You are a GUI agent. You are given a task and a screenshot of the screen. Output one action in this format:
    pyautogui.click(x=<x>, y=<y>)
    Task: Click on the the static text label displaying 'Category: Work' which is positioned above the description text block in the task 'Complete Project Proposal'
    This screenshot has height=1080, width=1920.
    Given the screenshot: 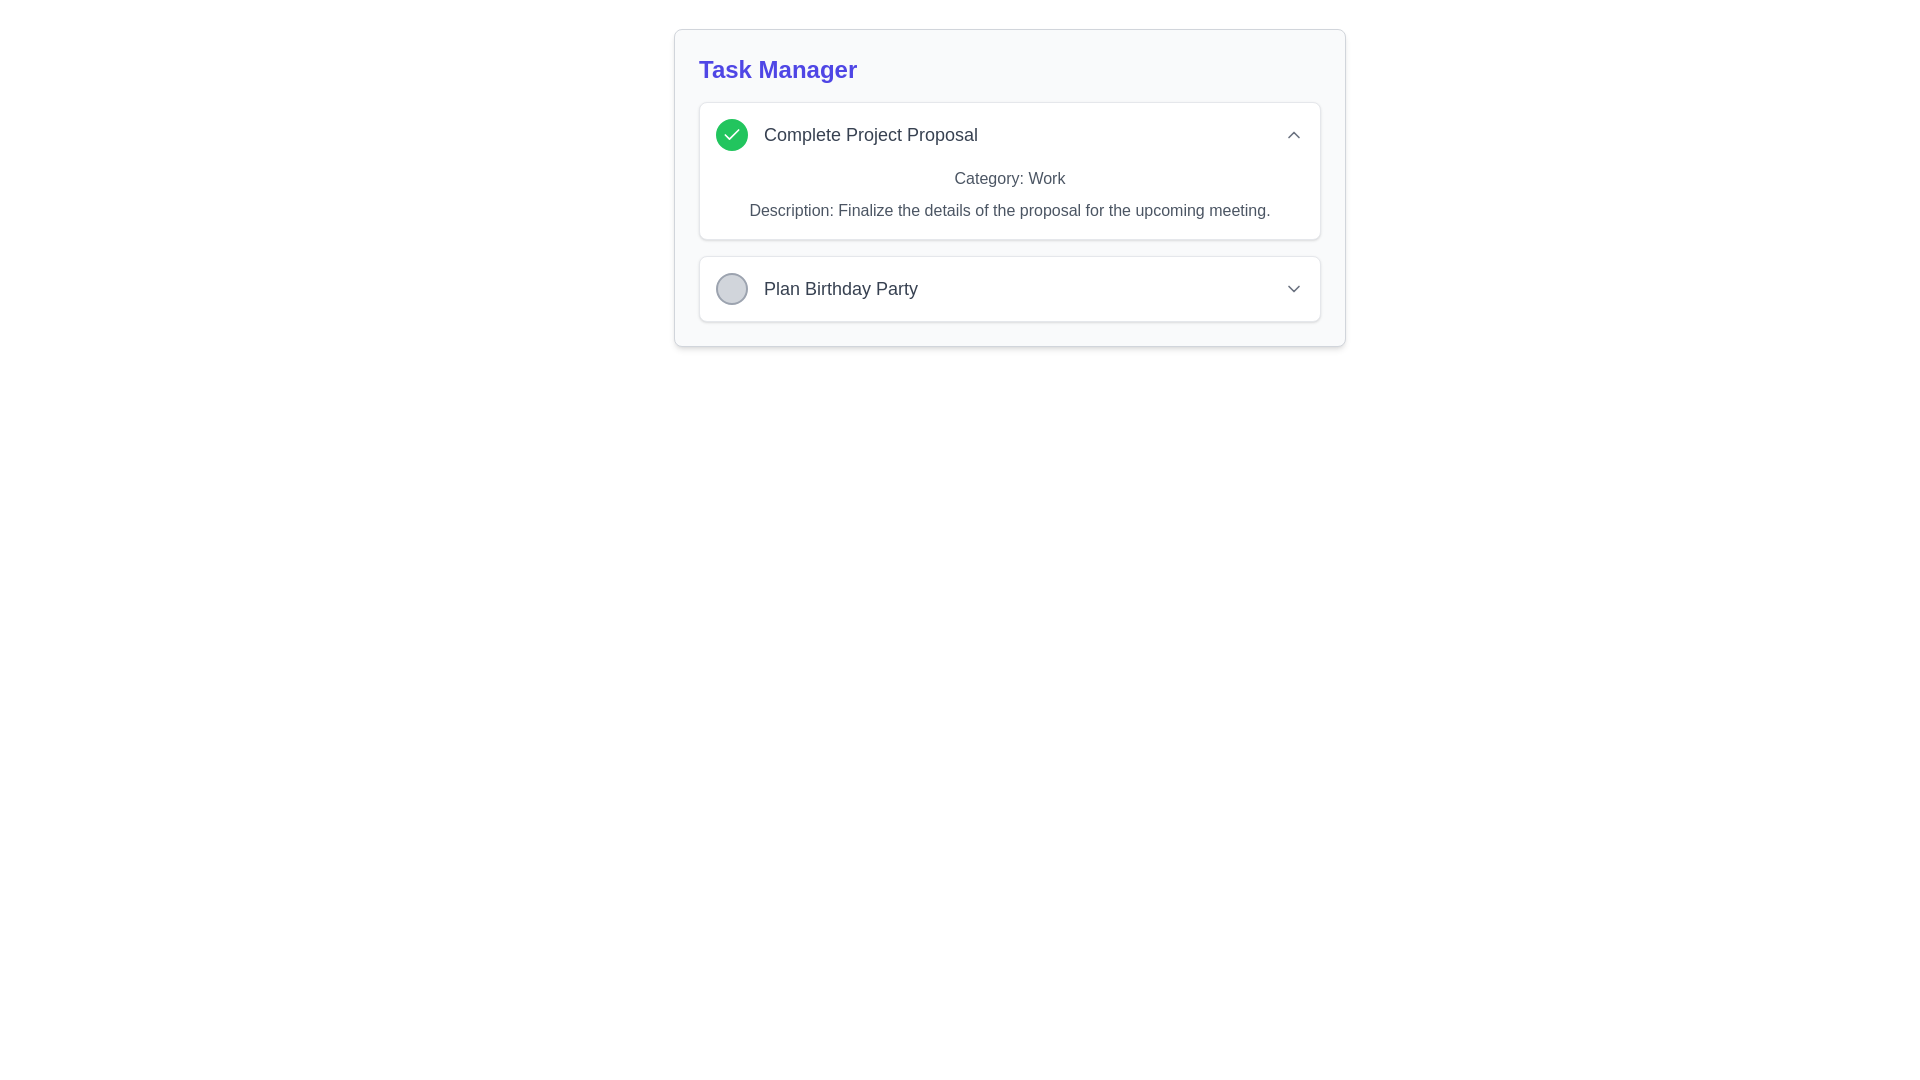 What is the action you would take?
    pyautogui.click(x=1009, y=177)
    